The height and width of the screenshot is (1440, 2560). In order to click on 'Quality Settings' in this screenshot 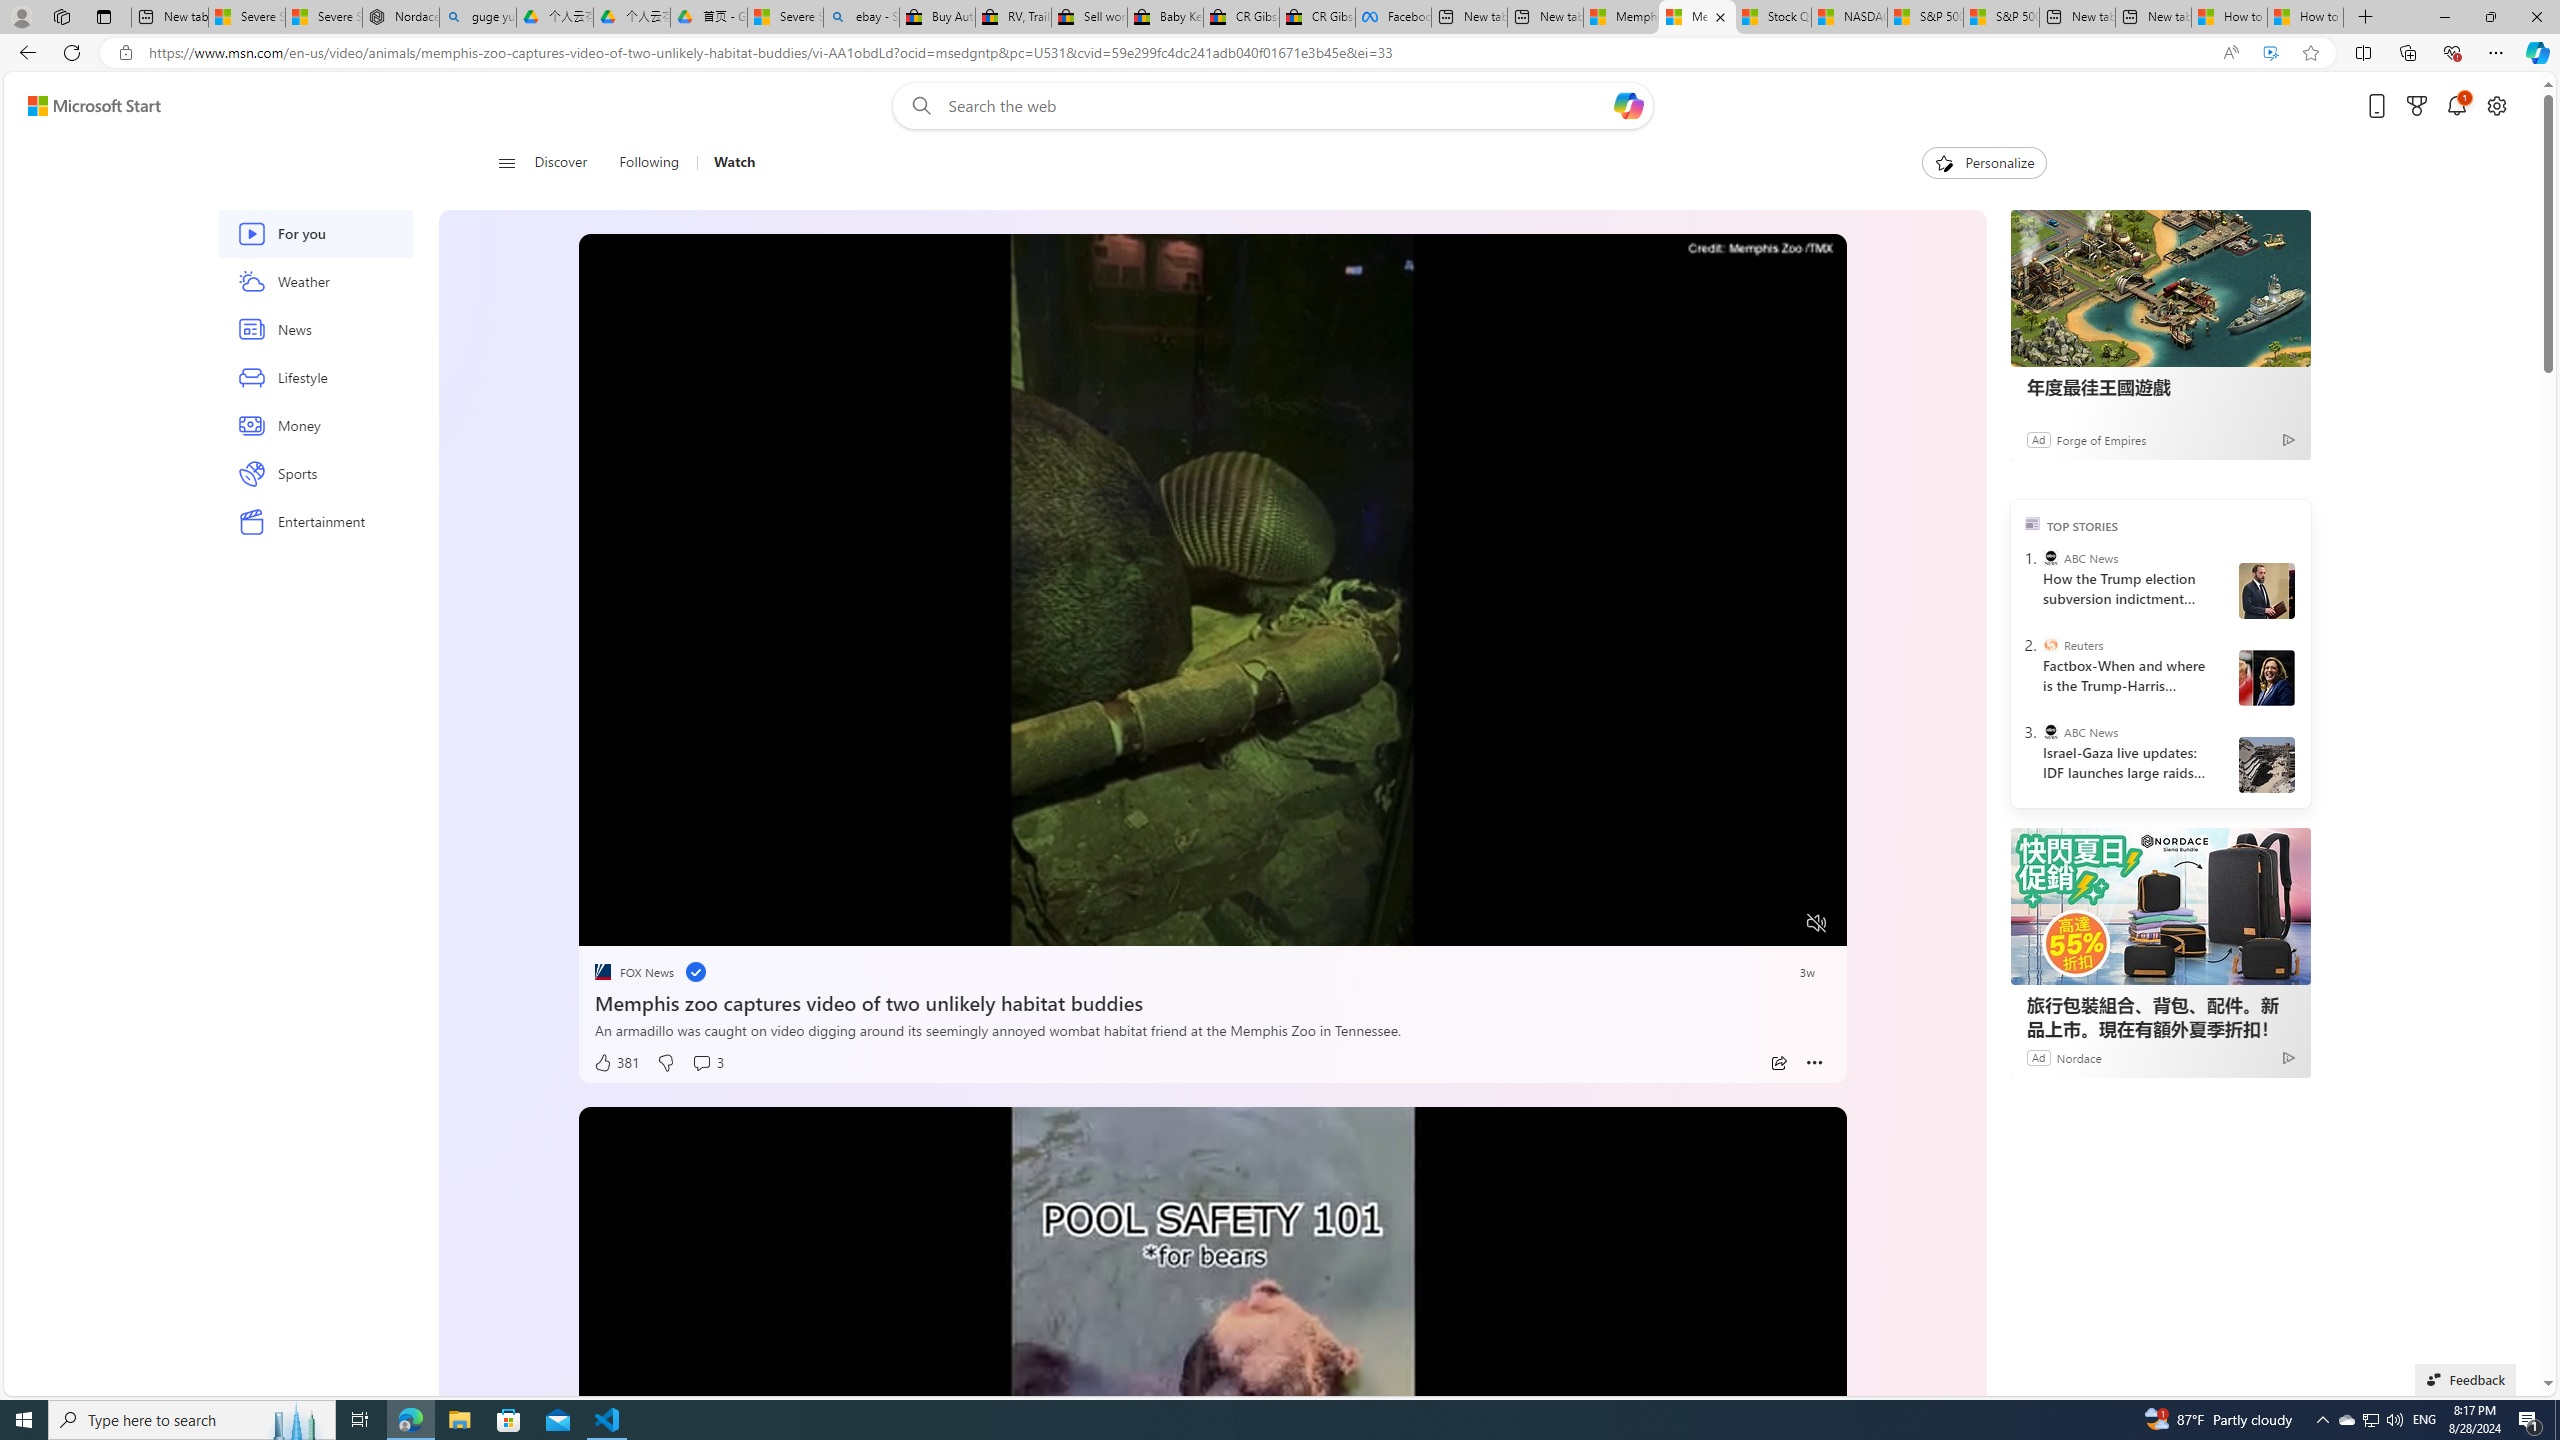, I will do `click(1696, 923)`.